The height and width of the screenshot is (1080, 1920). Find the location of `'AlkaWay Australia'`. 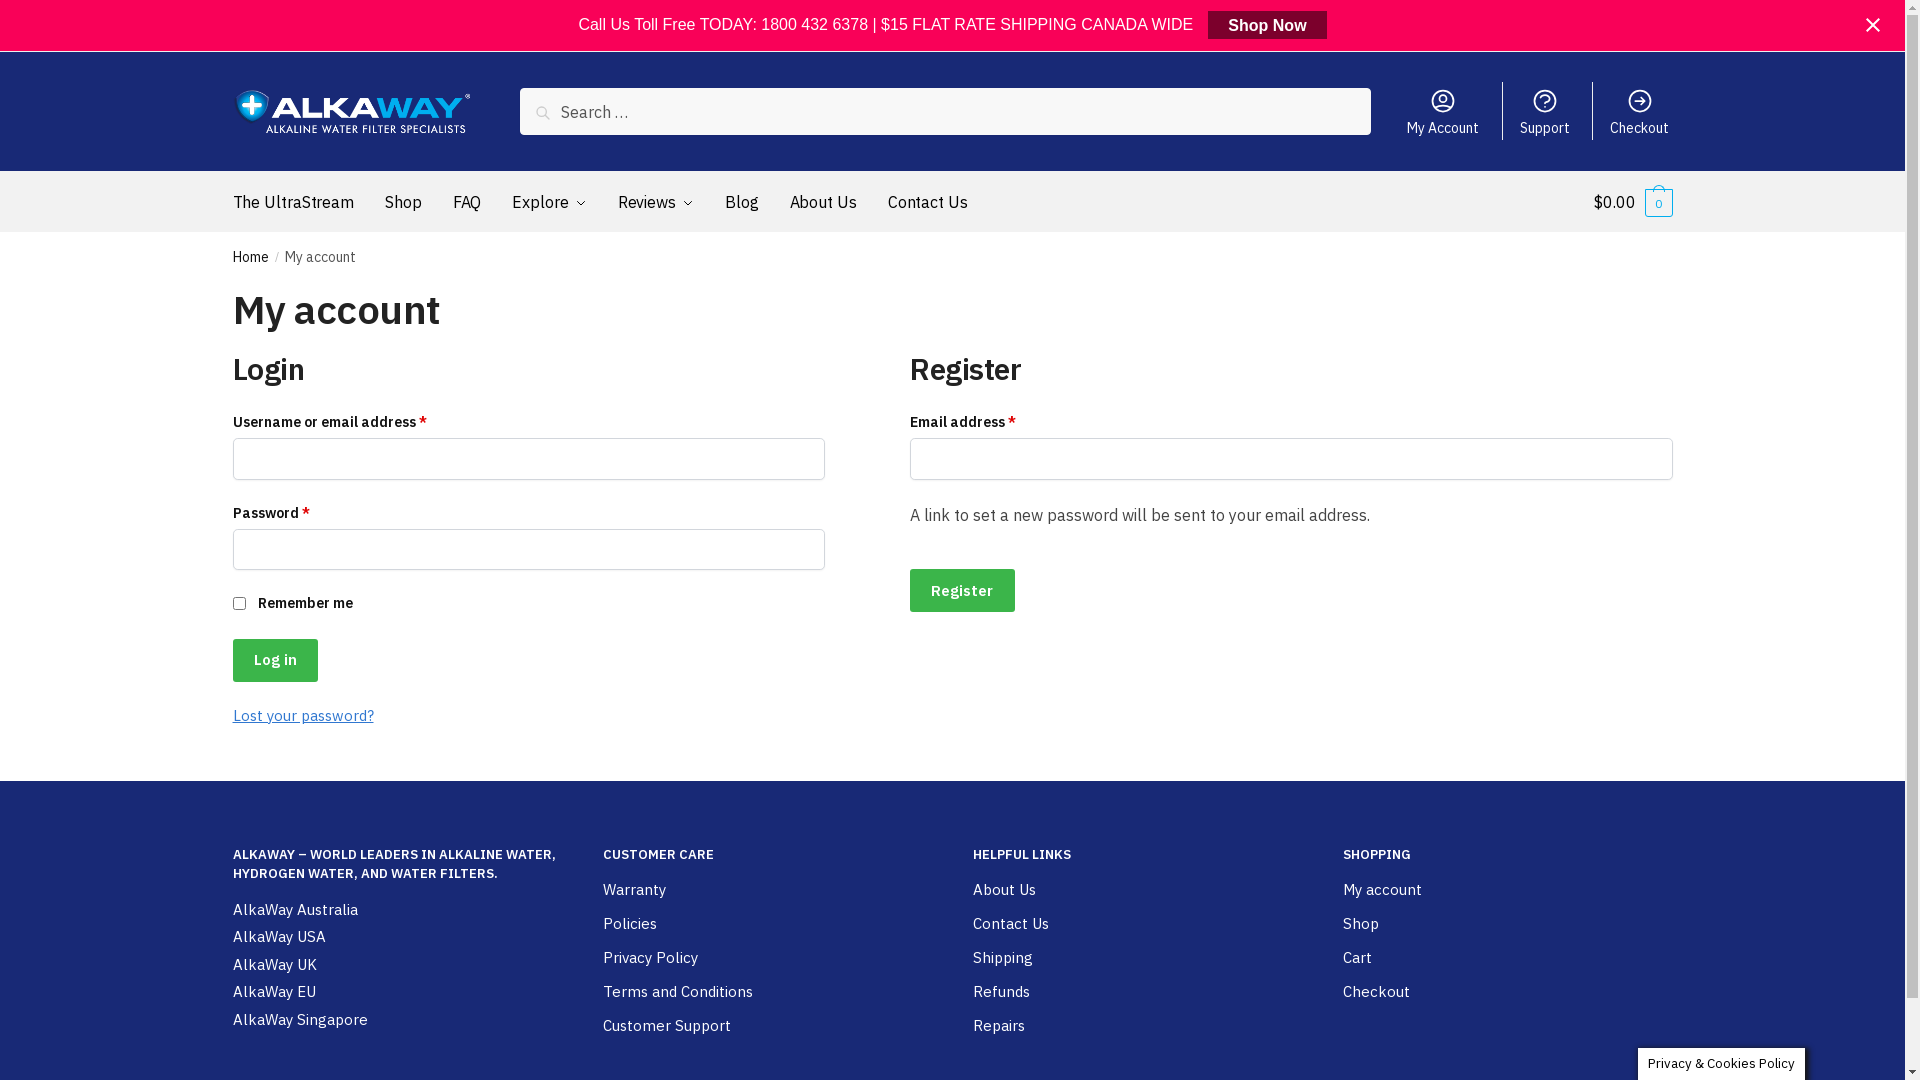

'AlkaWay Australia' is located at coordinates (293, 910).